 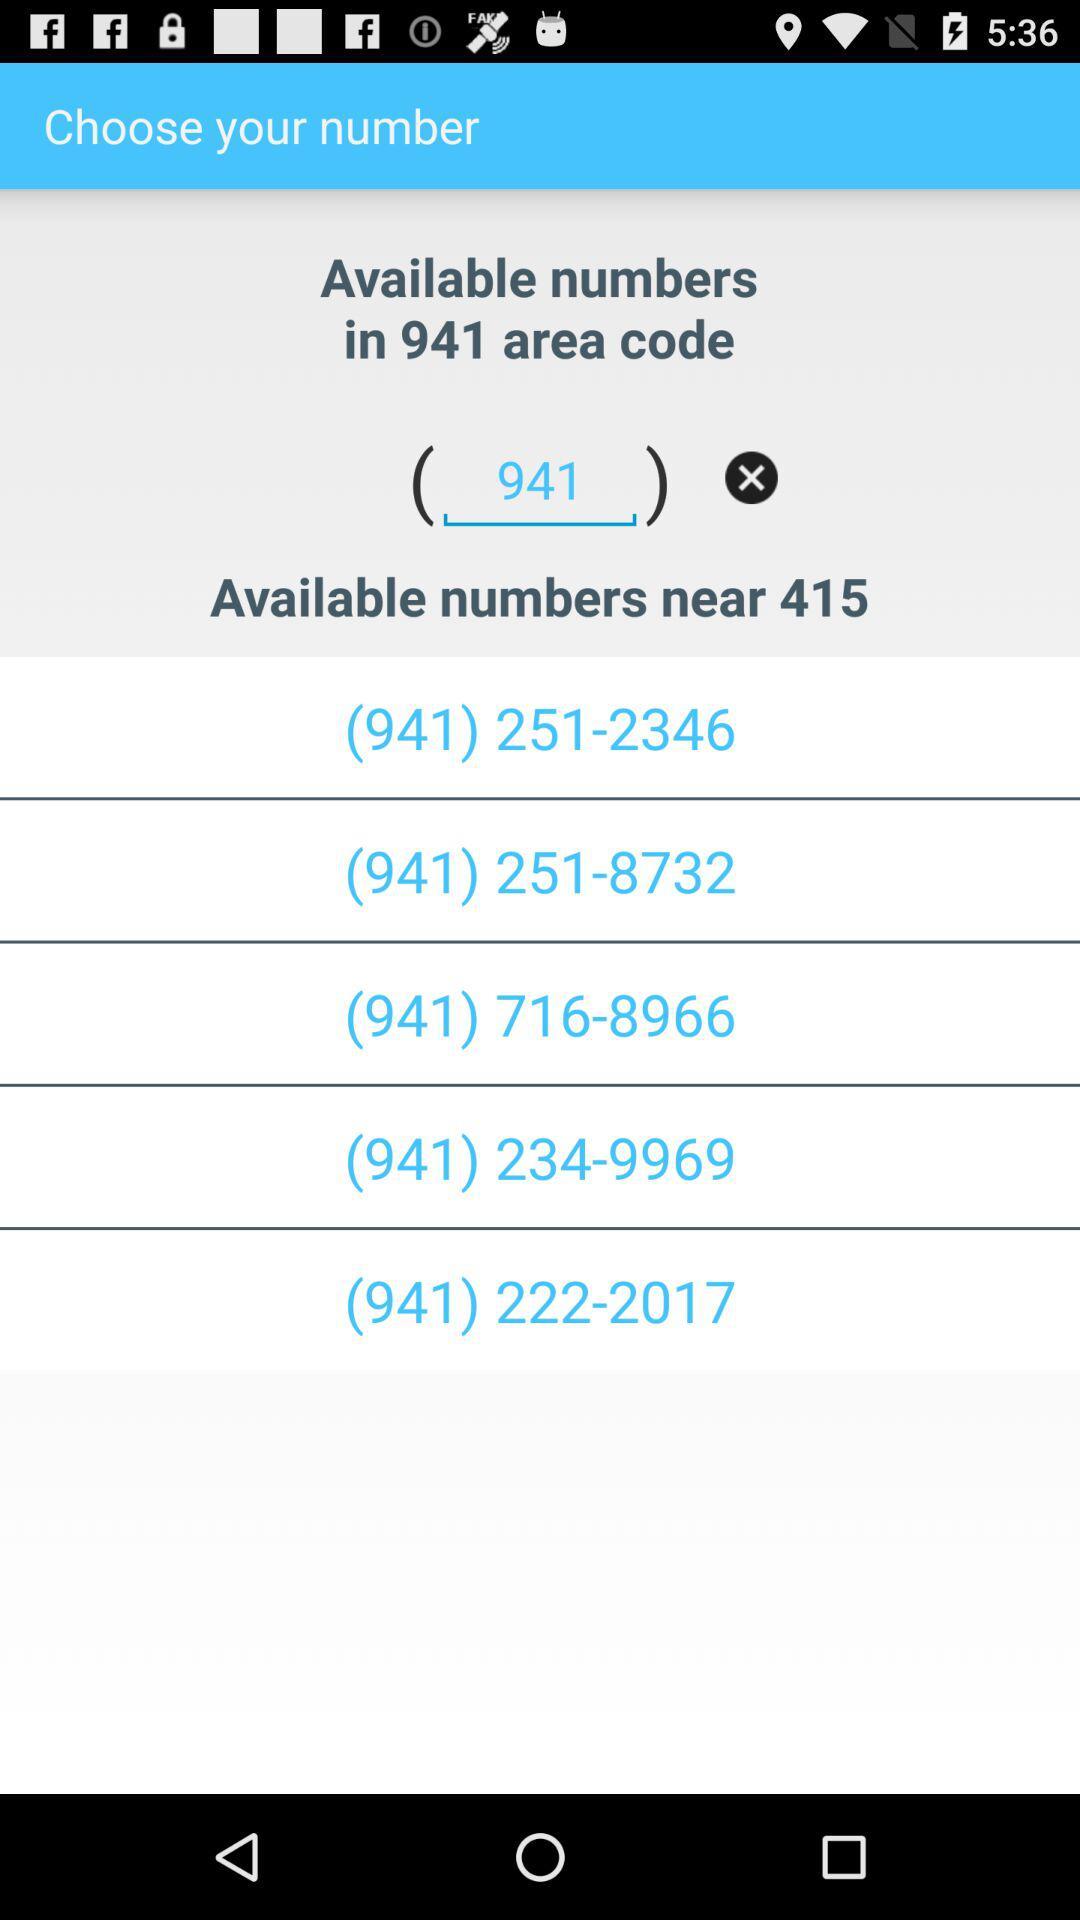 I want to click on clear, so click(x=751, y=476).